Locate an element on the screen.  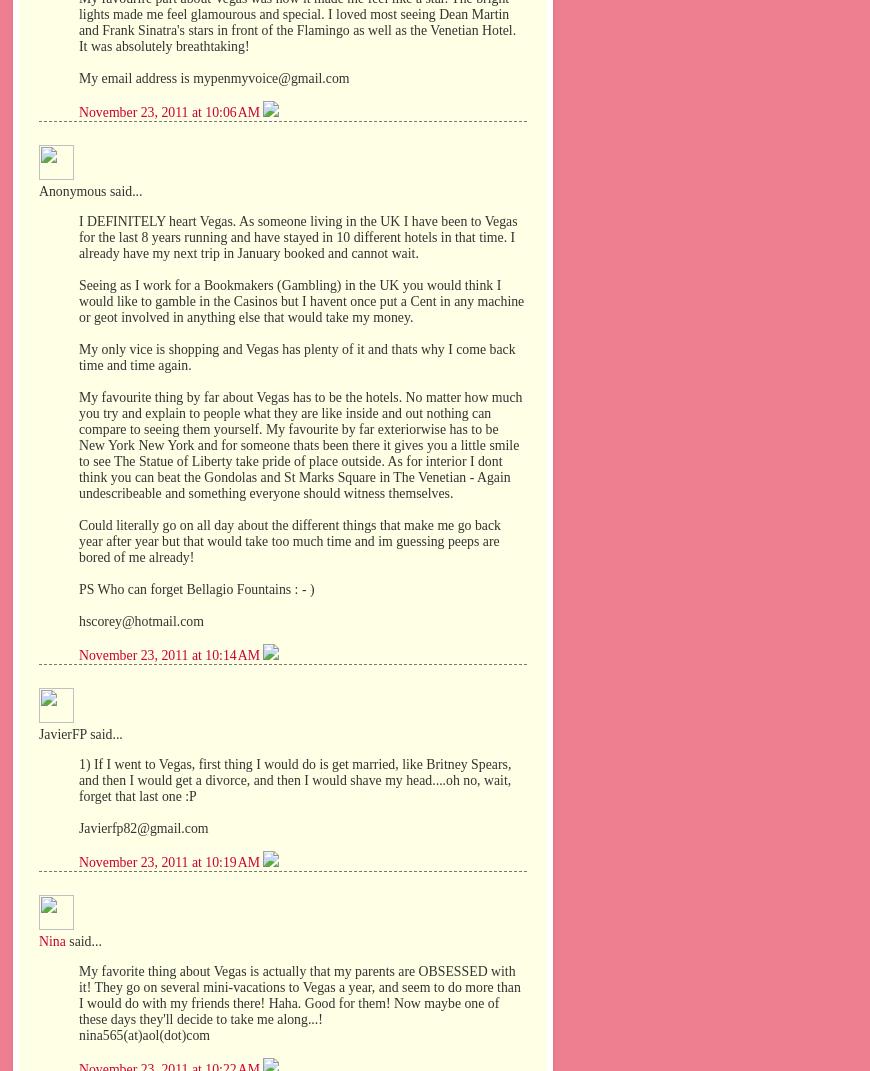
'November 23, 2011 at 10:06 AM' is located at coordinates (170, 111).